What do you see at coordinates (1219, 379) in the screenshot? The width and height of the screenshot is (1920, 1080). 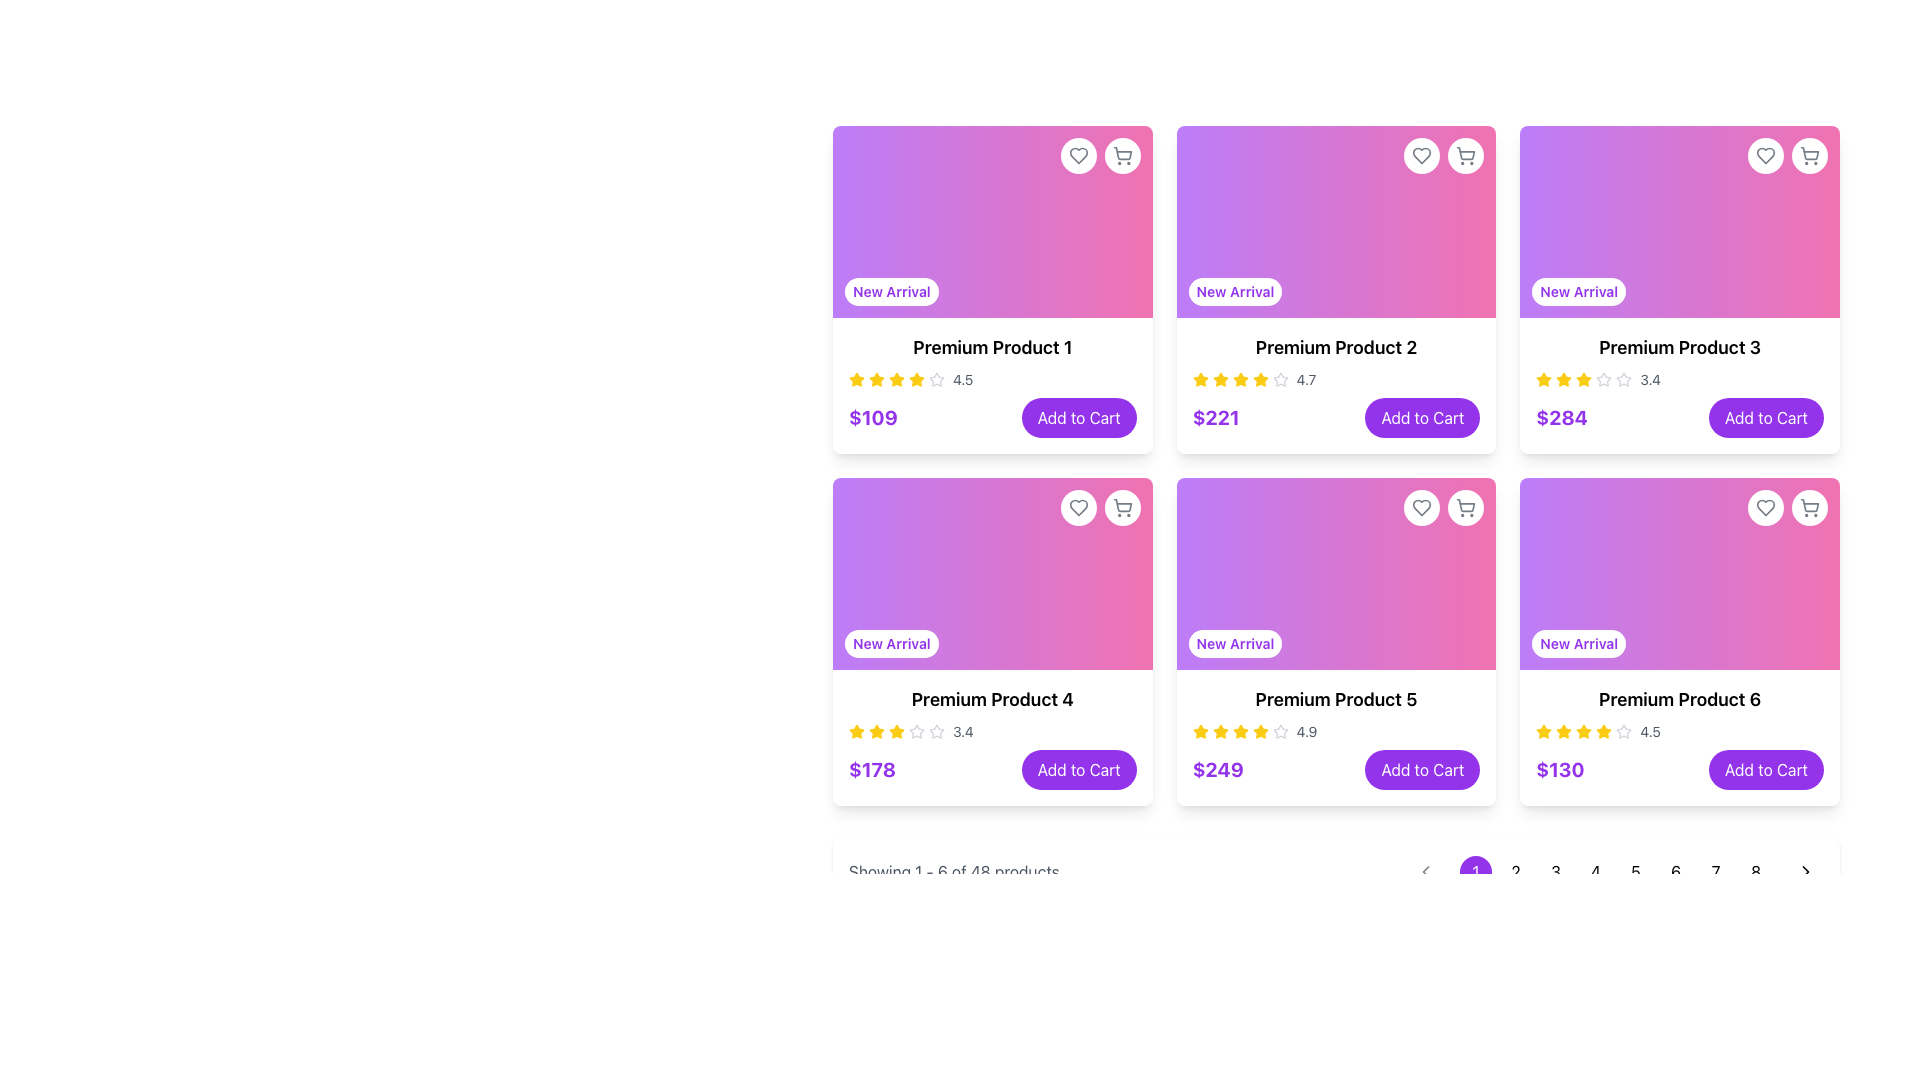 I see `second star icon in the rating system for 'Premium Product 2', which is located in the second row, first column of the grid, to analyze its position relative to other stars` at bounding box center [1219, 379].